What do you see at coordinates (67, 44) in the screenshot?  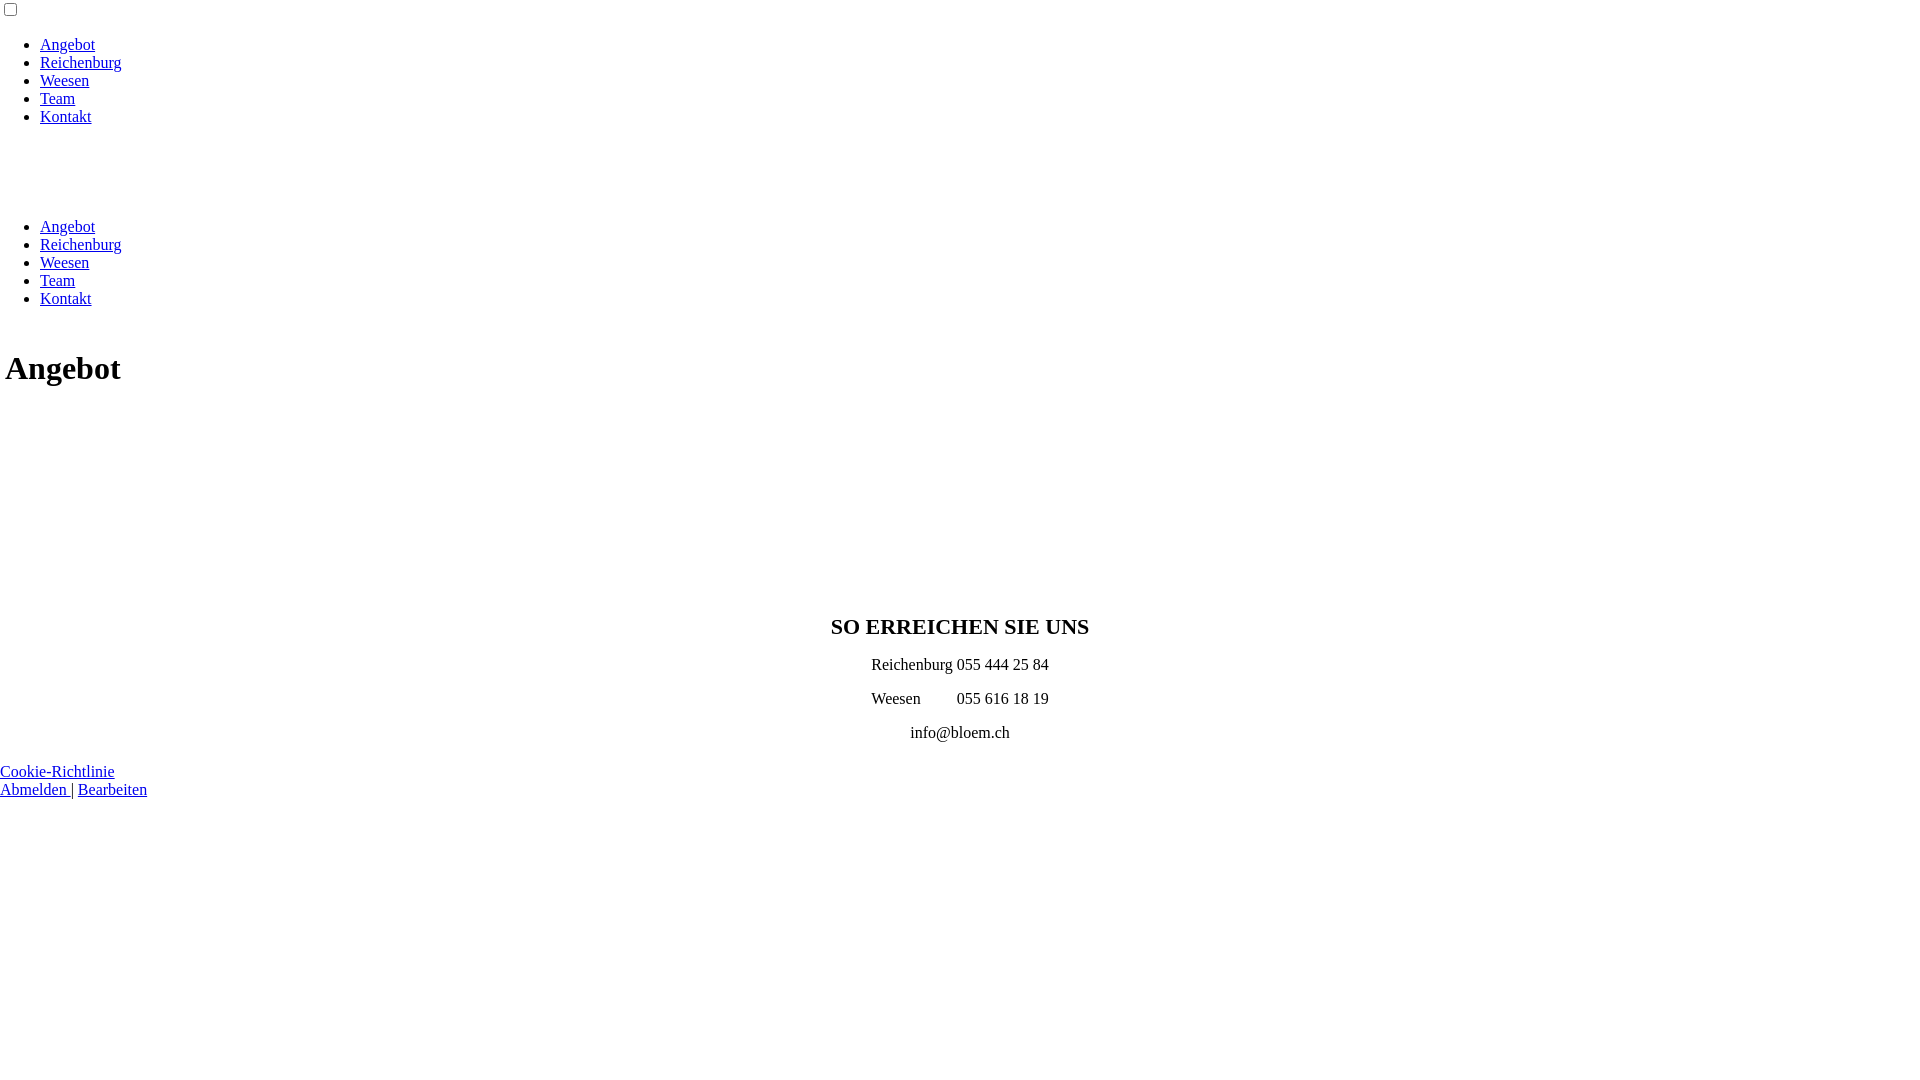 I see `'Angebot'` at bounding box center [67, 44].